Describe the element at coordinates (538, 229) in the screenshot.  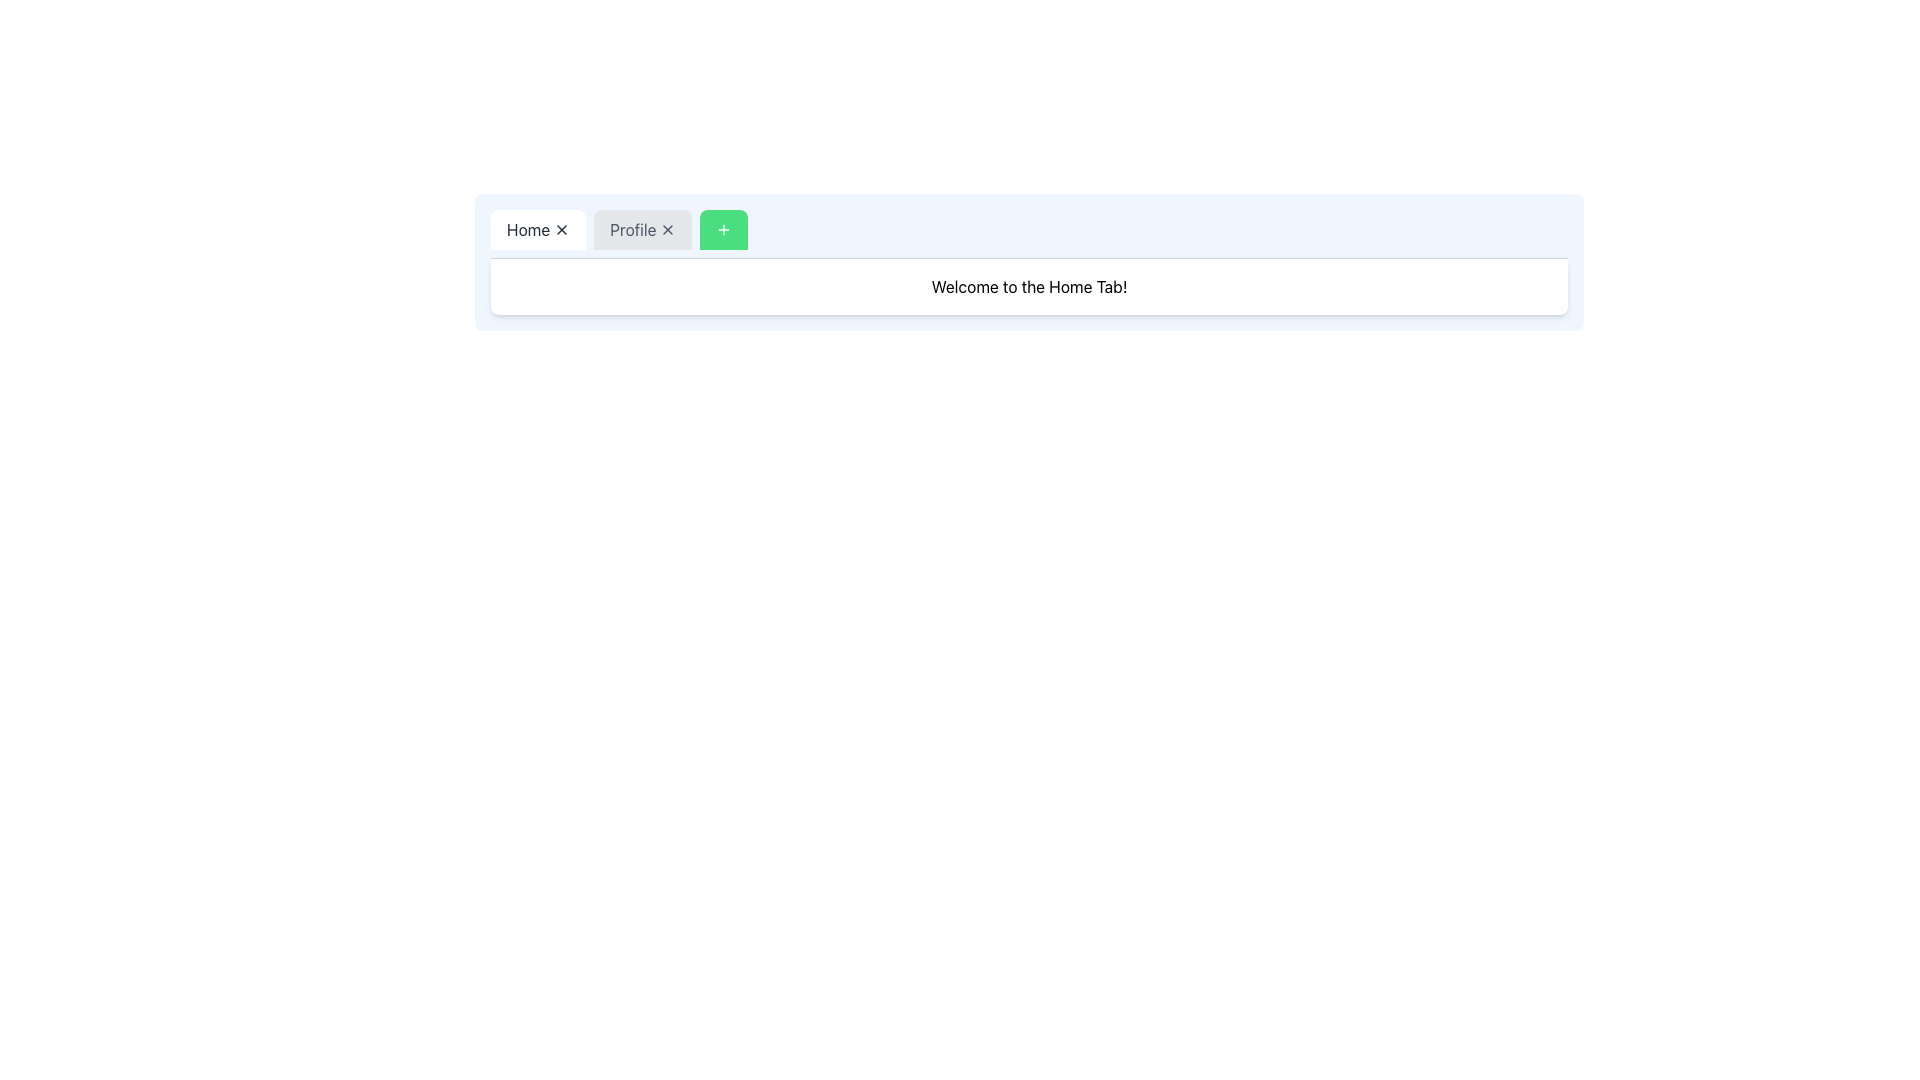
I see `the 'Home' tab located in the top-left section of the interface` at that location.